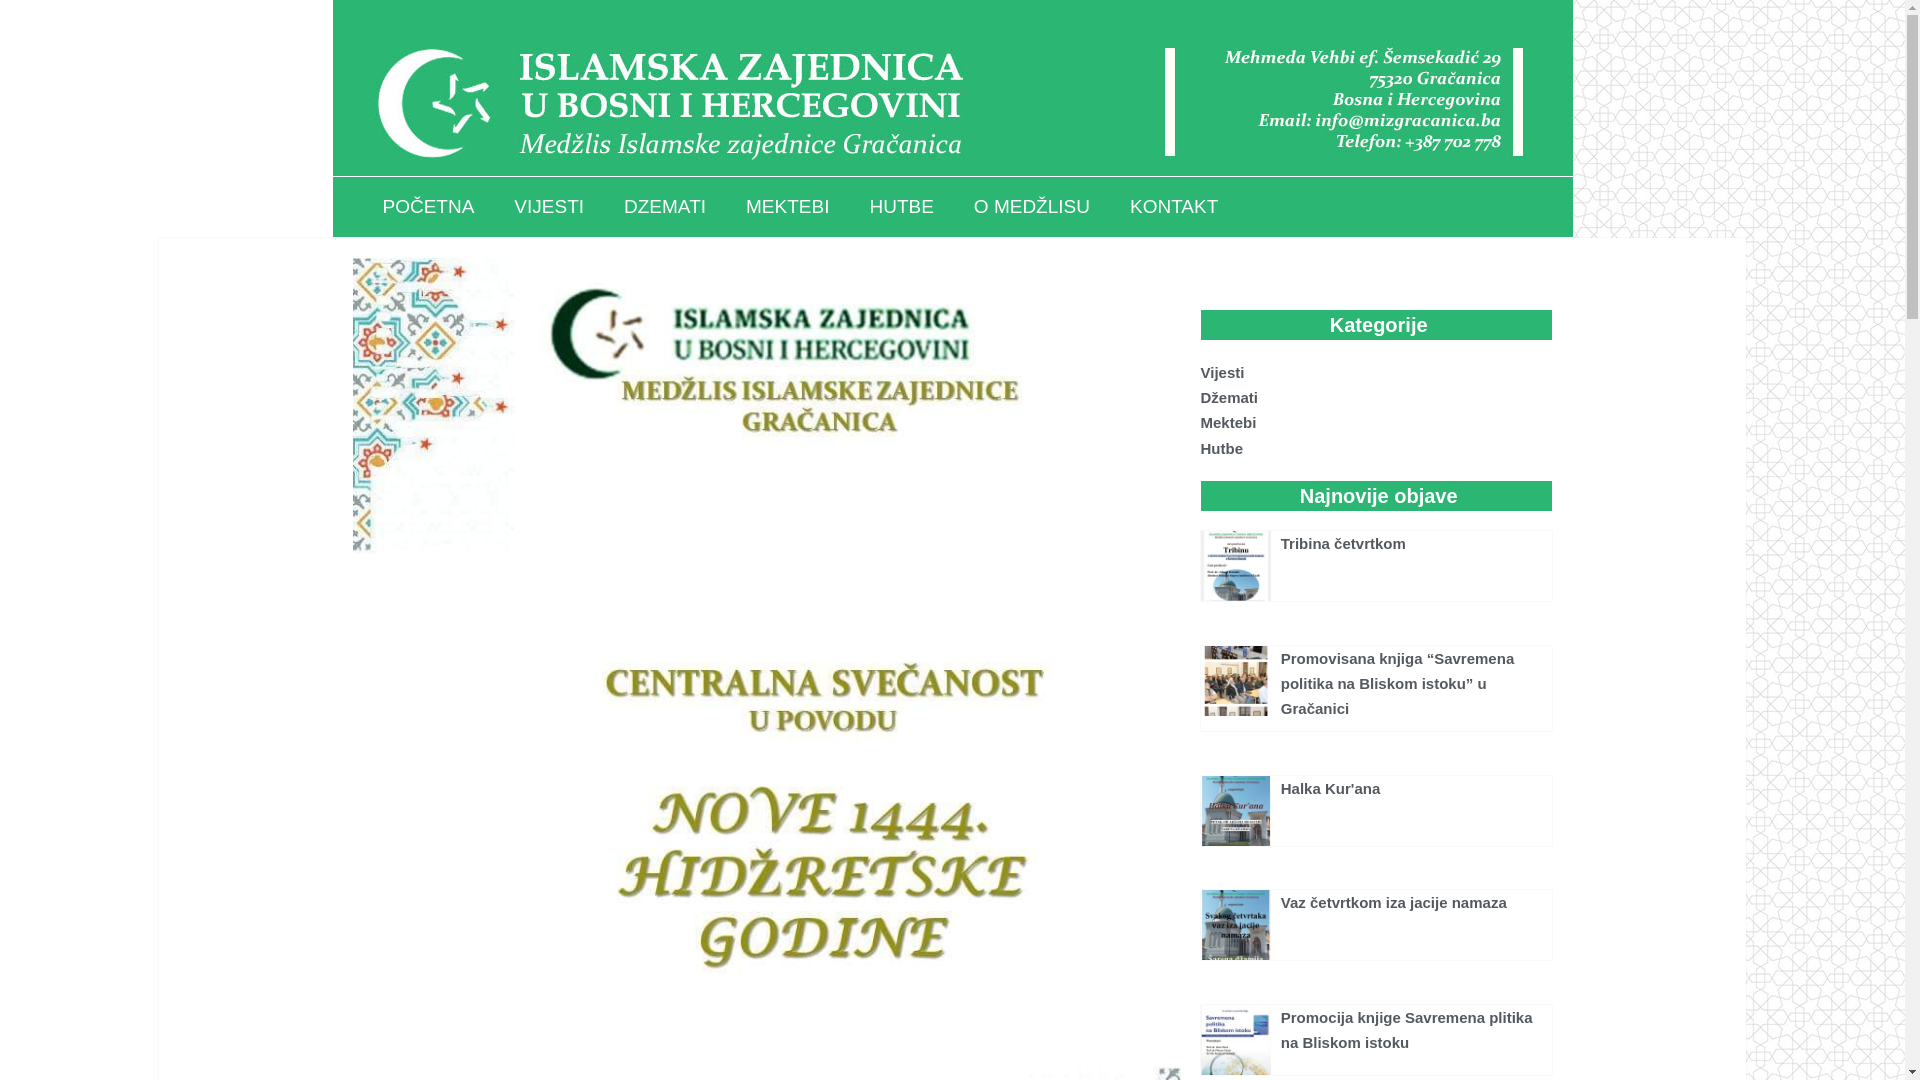 The width and height of the screenshot is (1920, 1080). I want to click on 'Halka Kur'ana', so click(1281, 787).